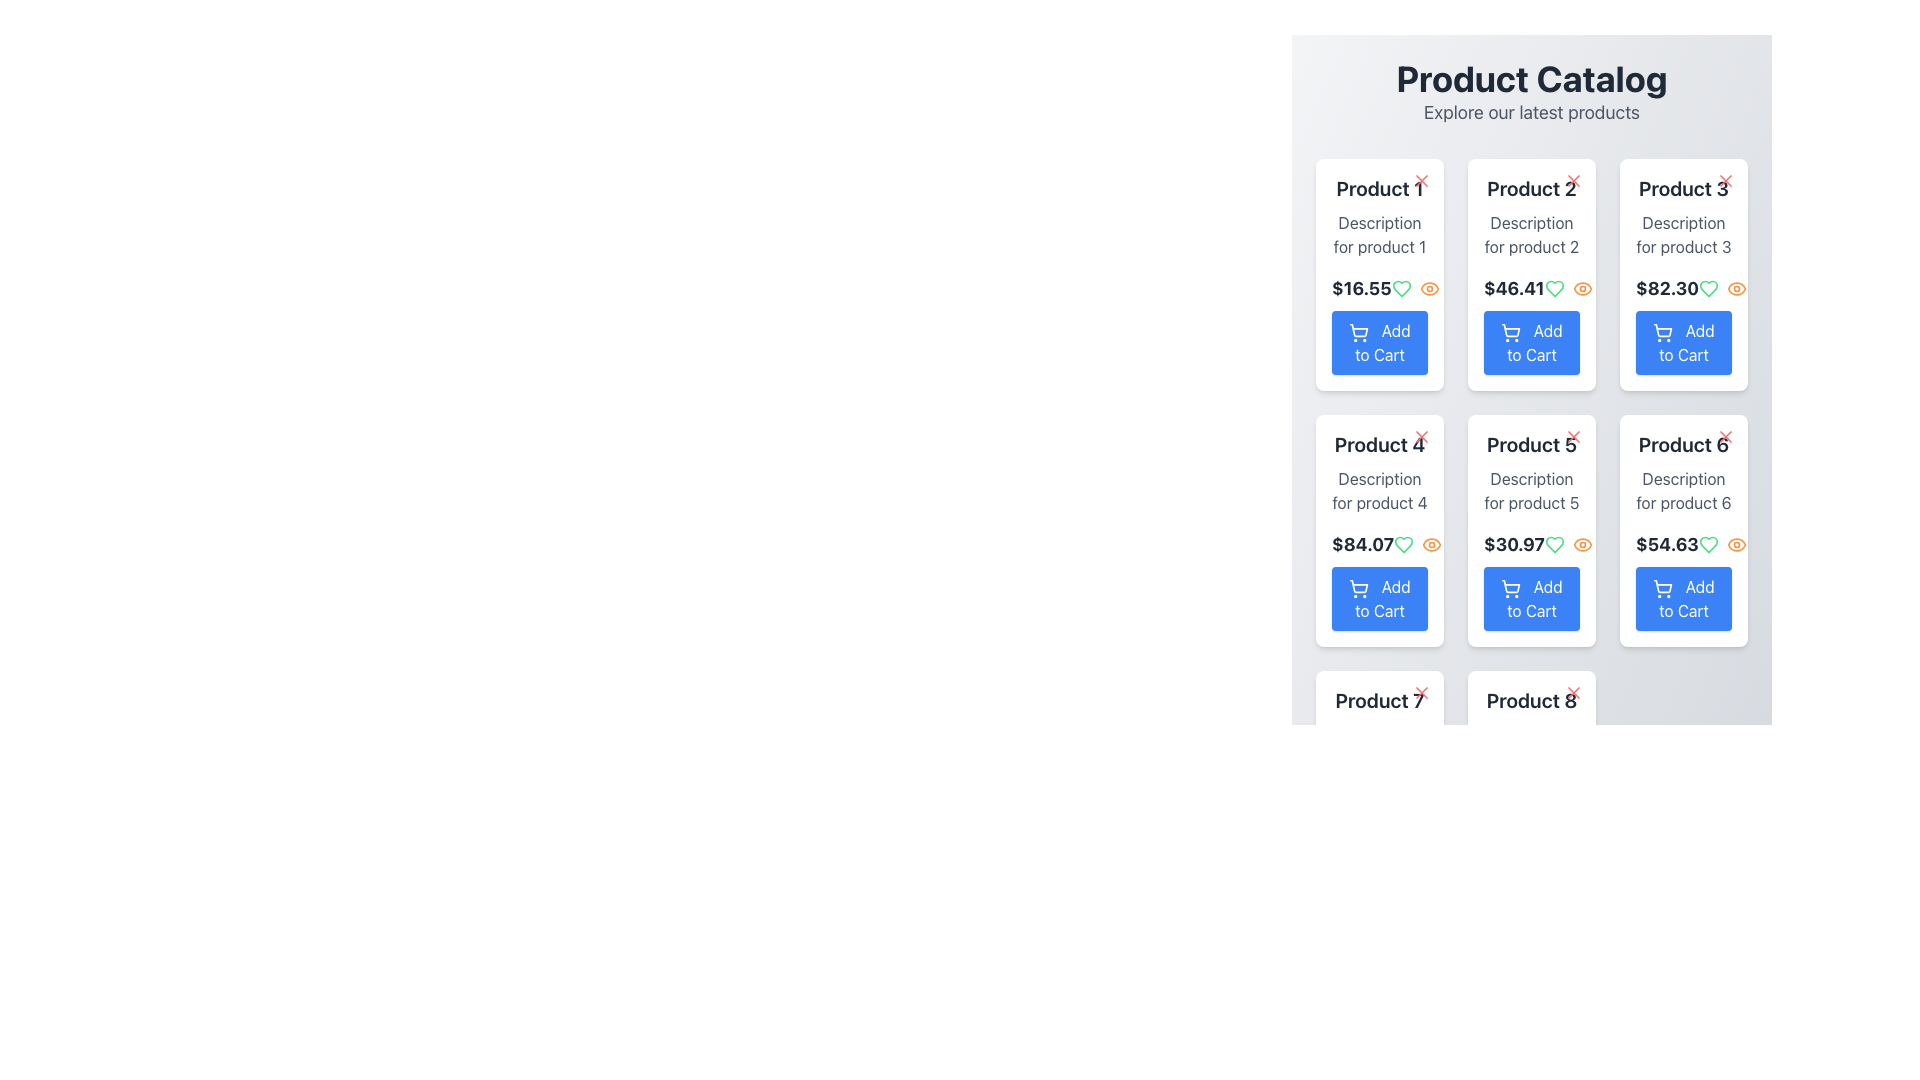 Image resolution: width=1920 pixels, height=1080 pixels. Describe the element at coordinates (1663, 585) in the screenshot. I see `the shopping cart icon element, which is a minimalistic vector graphic representation located in the action button of the third product card in the second row of a grid layout` at that location.